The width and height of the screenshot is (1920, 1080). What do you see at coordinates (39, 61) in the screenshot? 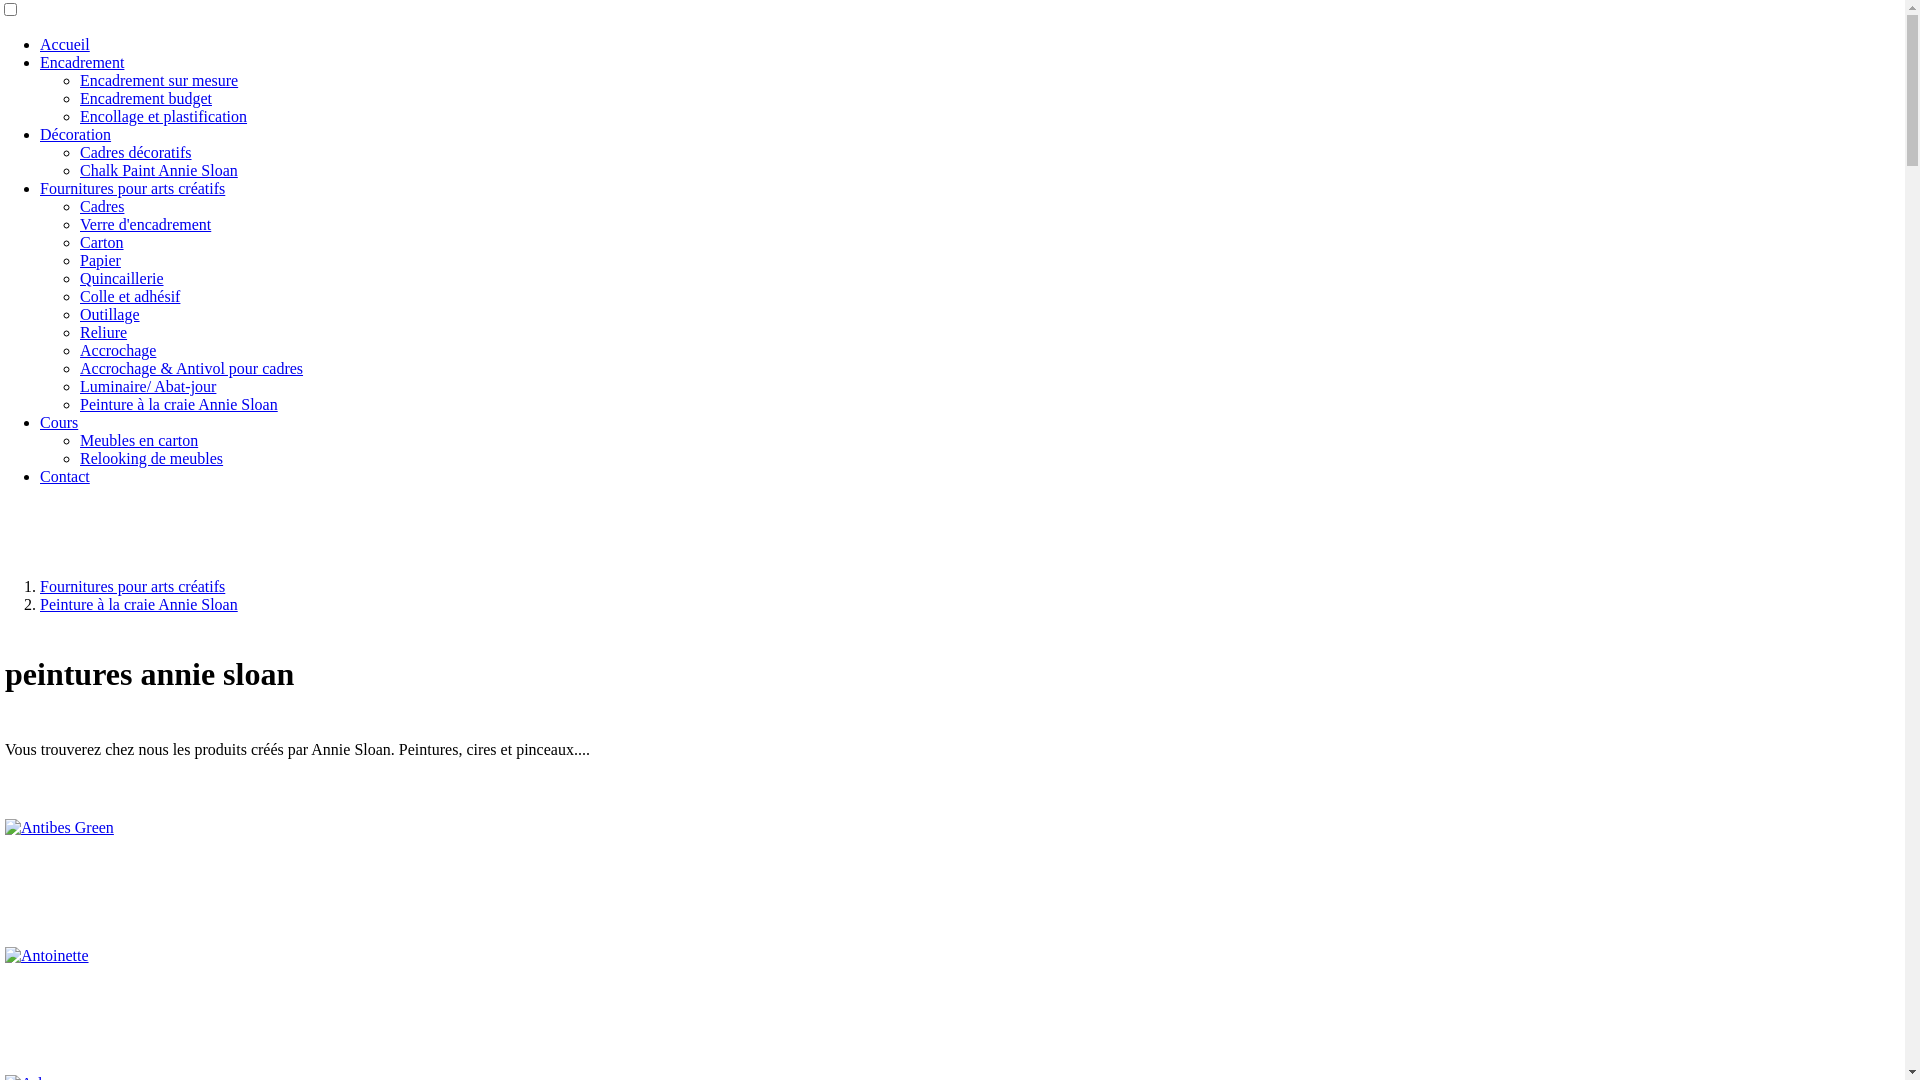
I see `'Encadrement'` at bounding box center [39, 61].